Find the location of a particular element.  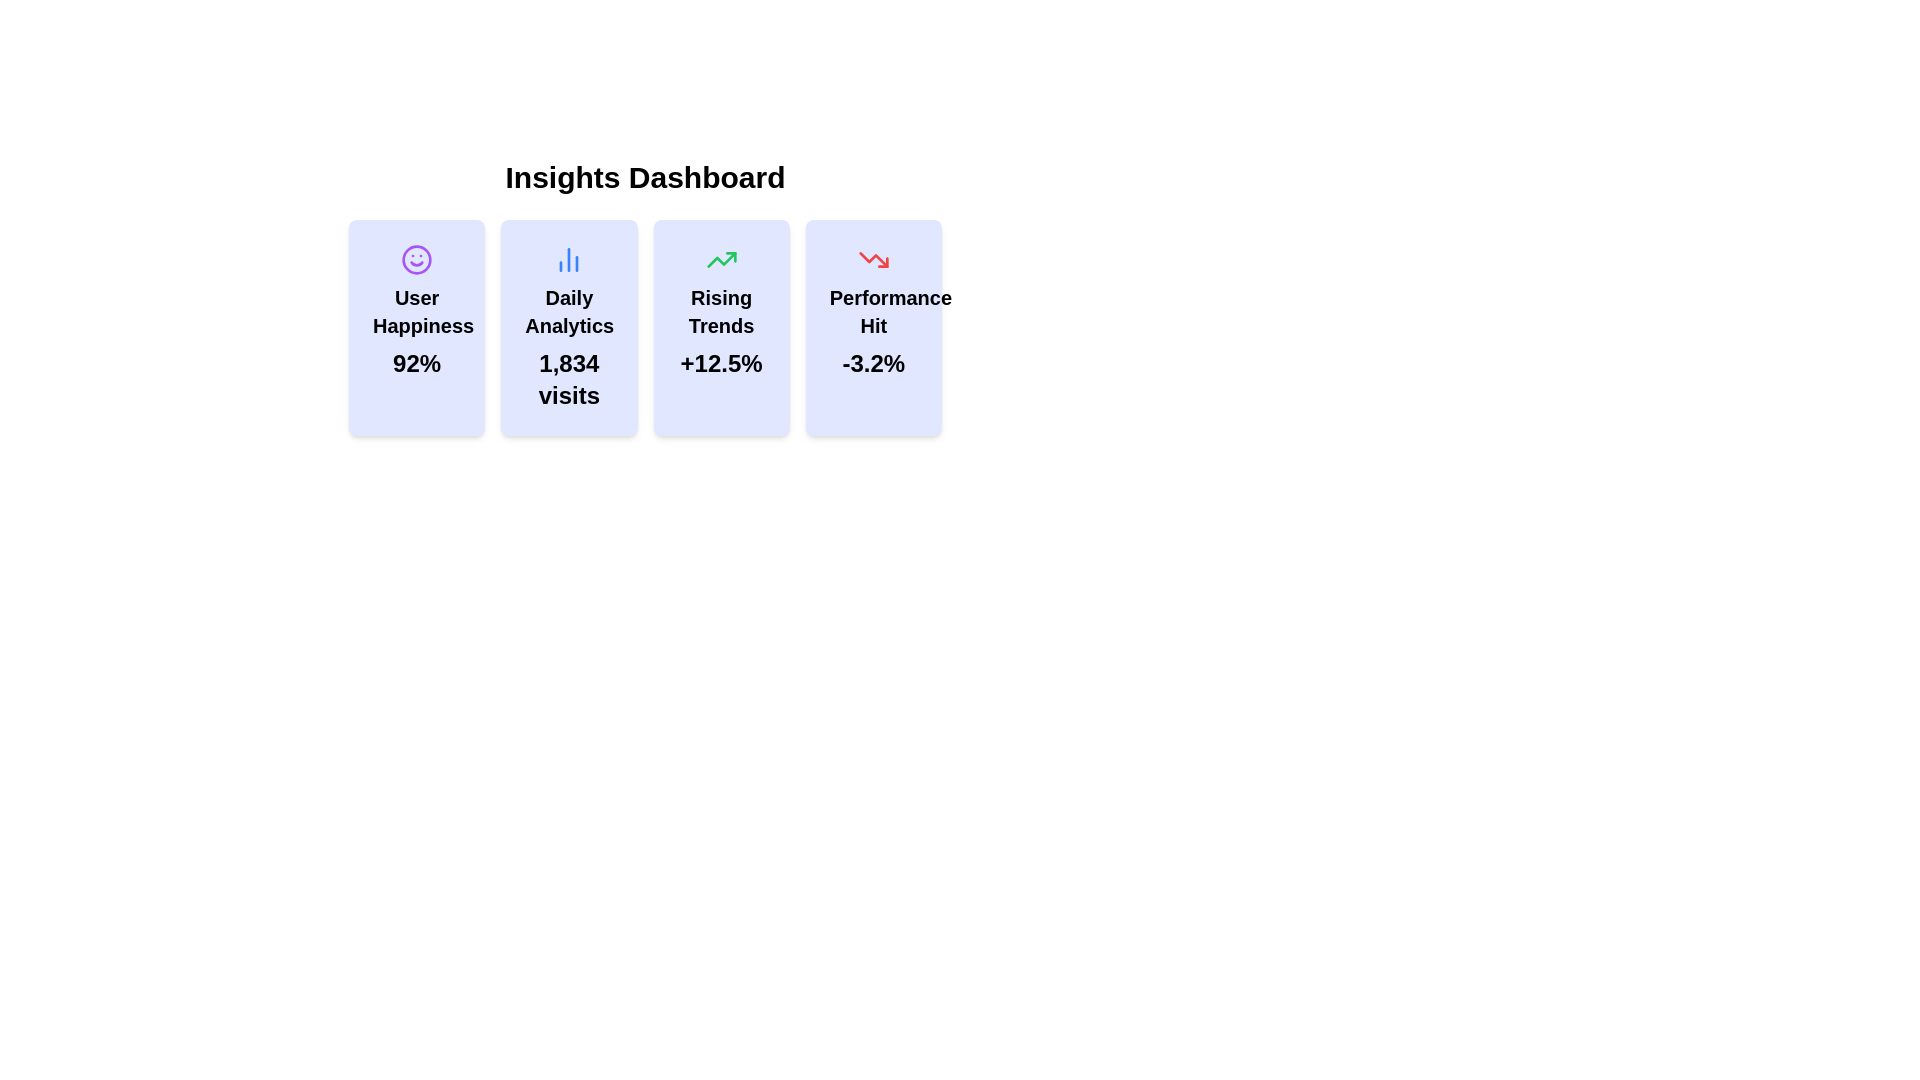

the 'Happiness' icon located at the top-center of the leftmost card in the second row of the dashboard, which visually represents the concept of 'Happiness' is located at coordinates (416, 258).